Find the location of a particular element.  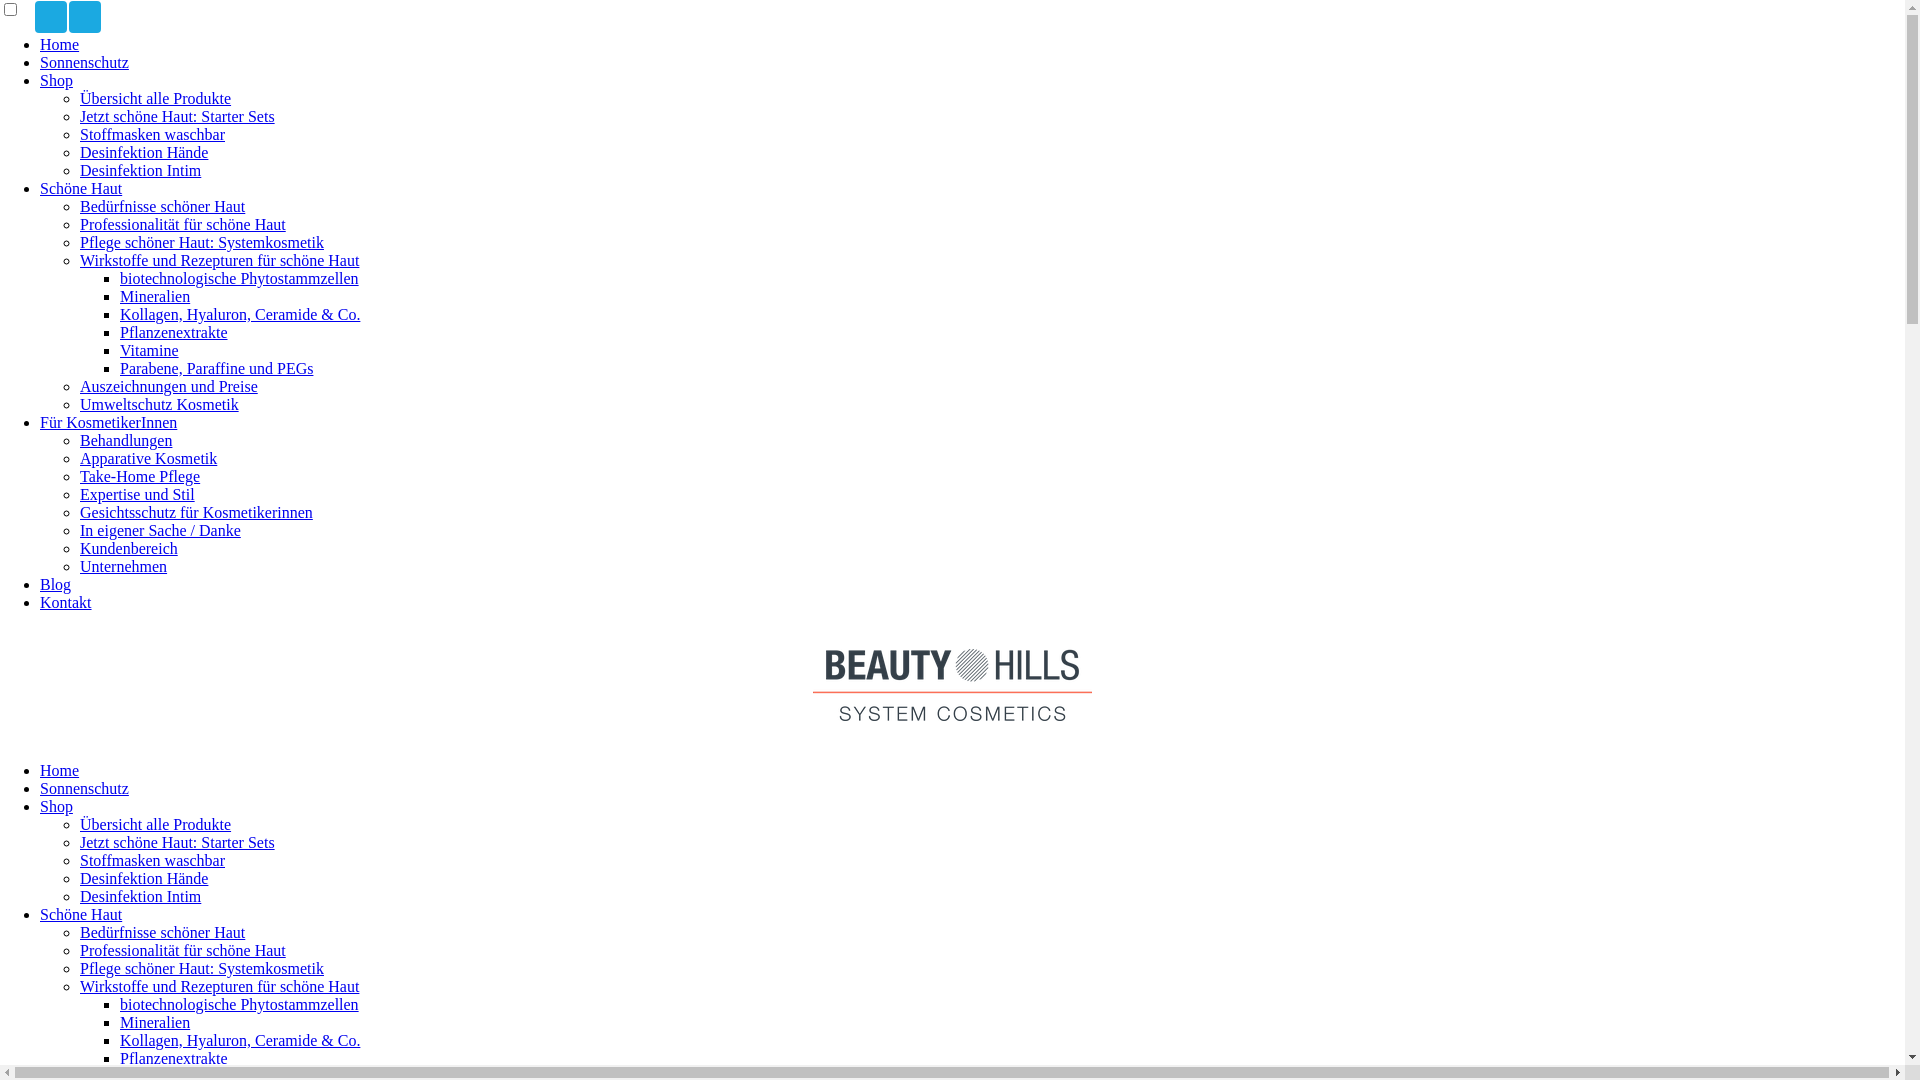

' ' is located at coordinates (84, 16).